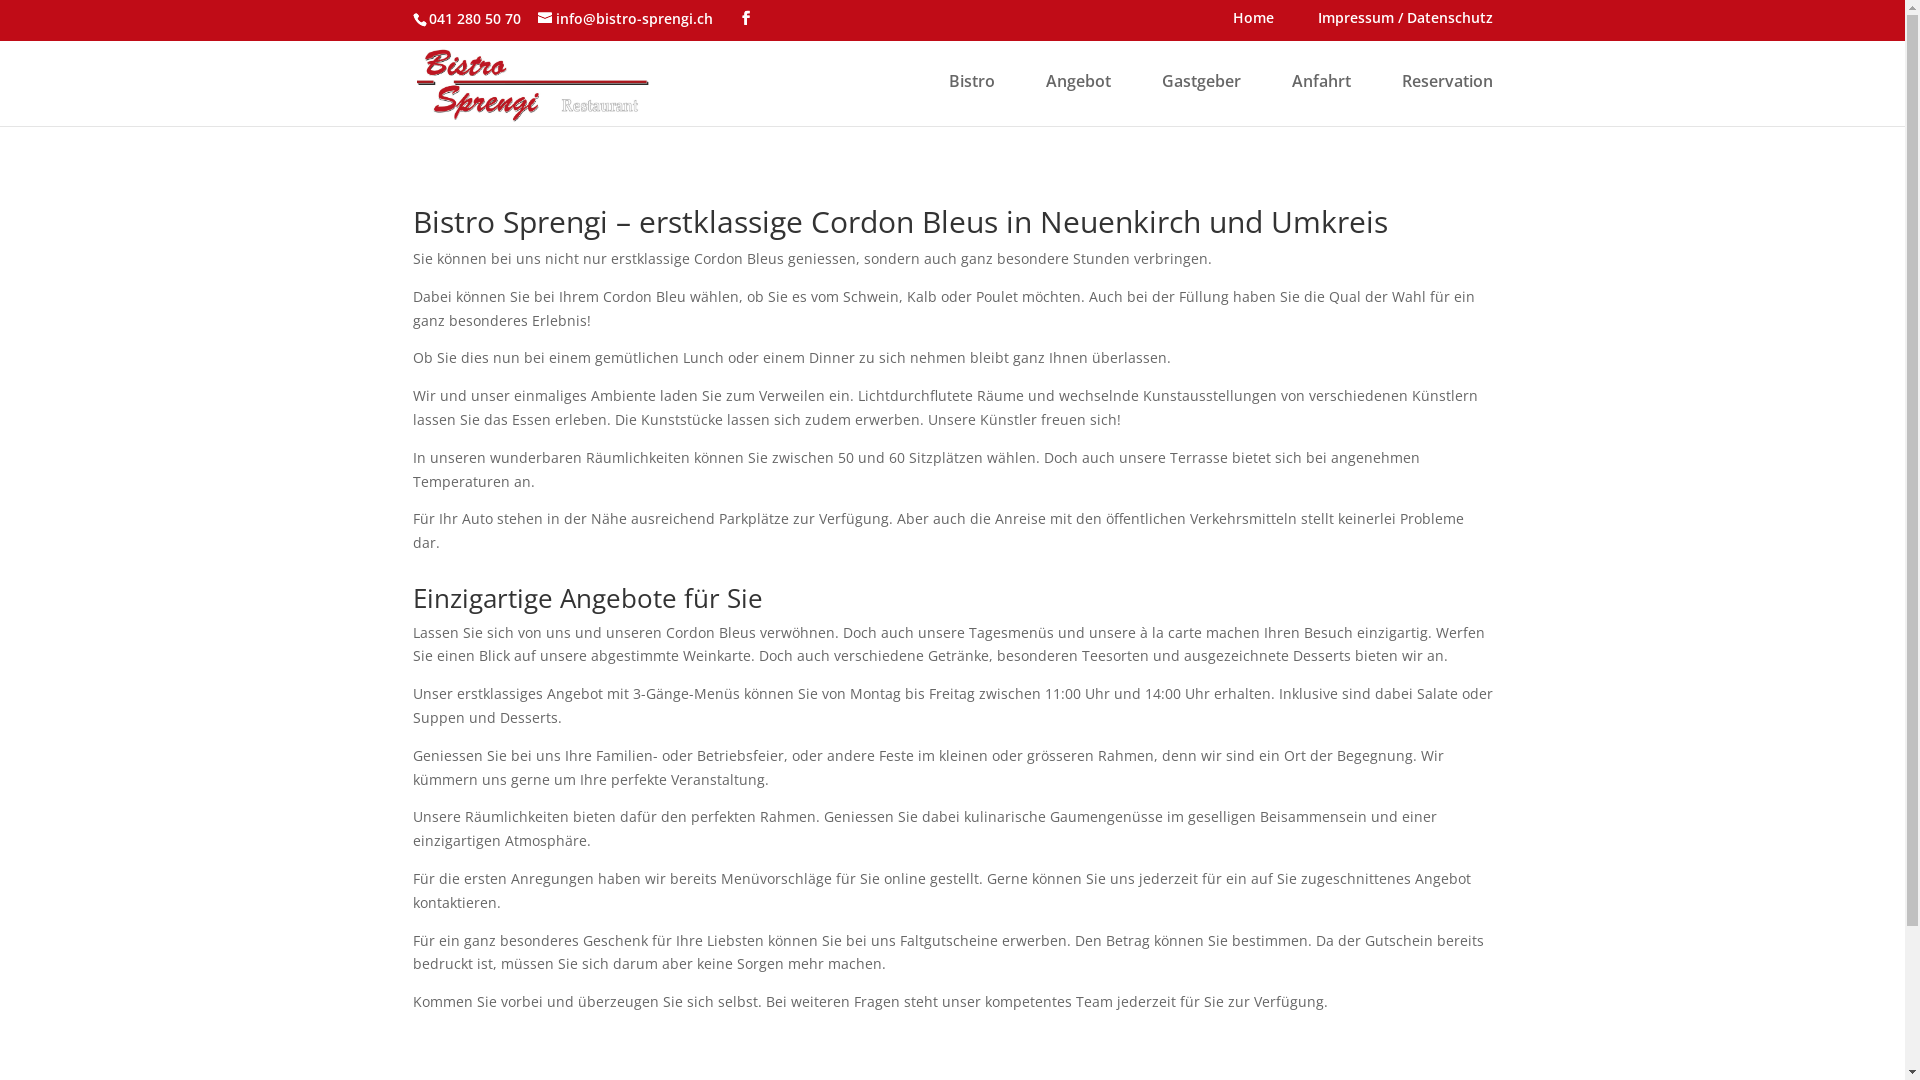  What do you see at coordinates (1200, 97) in the screenshot?
I see `'Gastgeber'` at bounding box center [1200, 97].